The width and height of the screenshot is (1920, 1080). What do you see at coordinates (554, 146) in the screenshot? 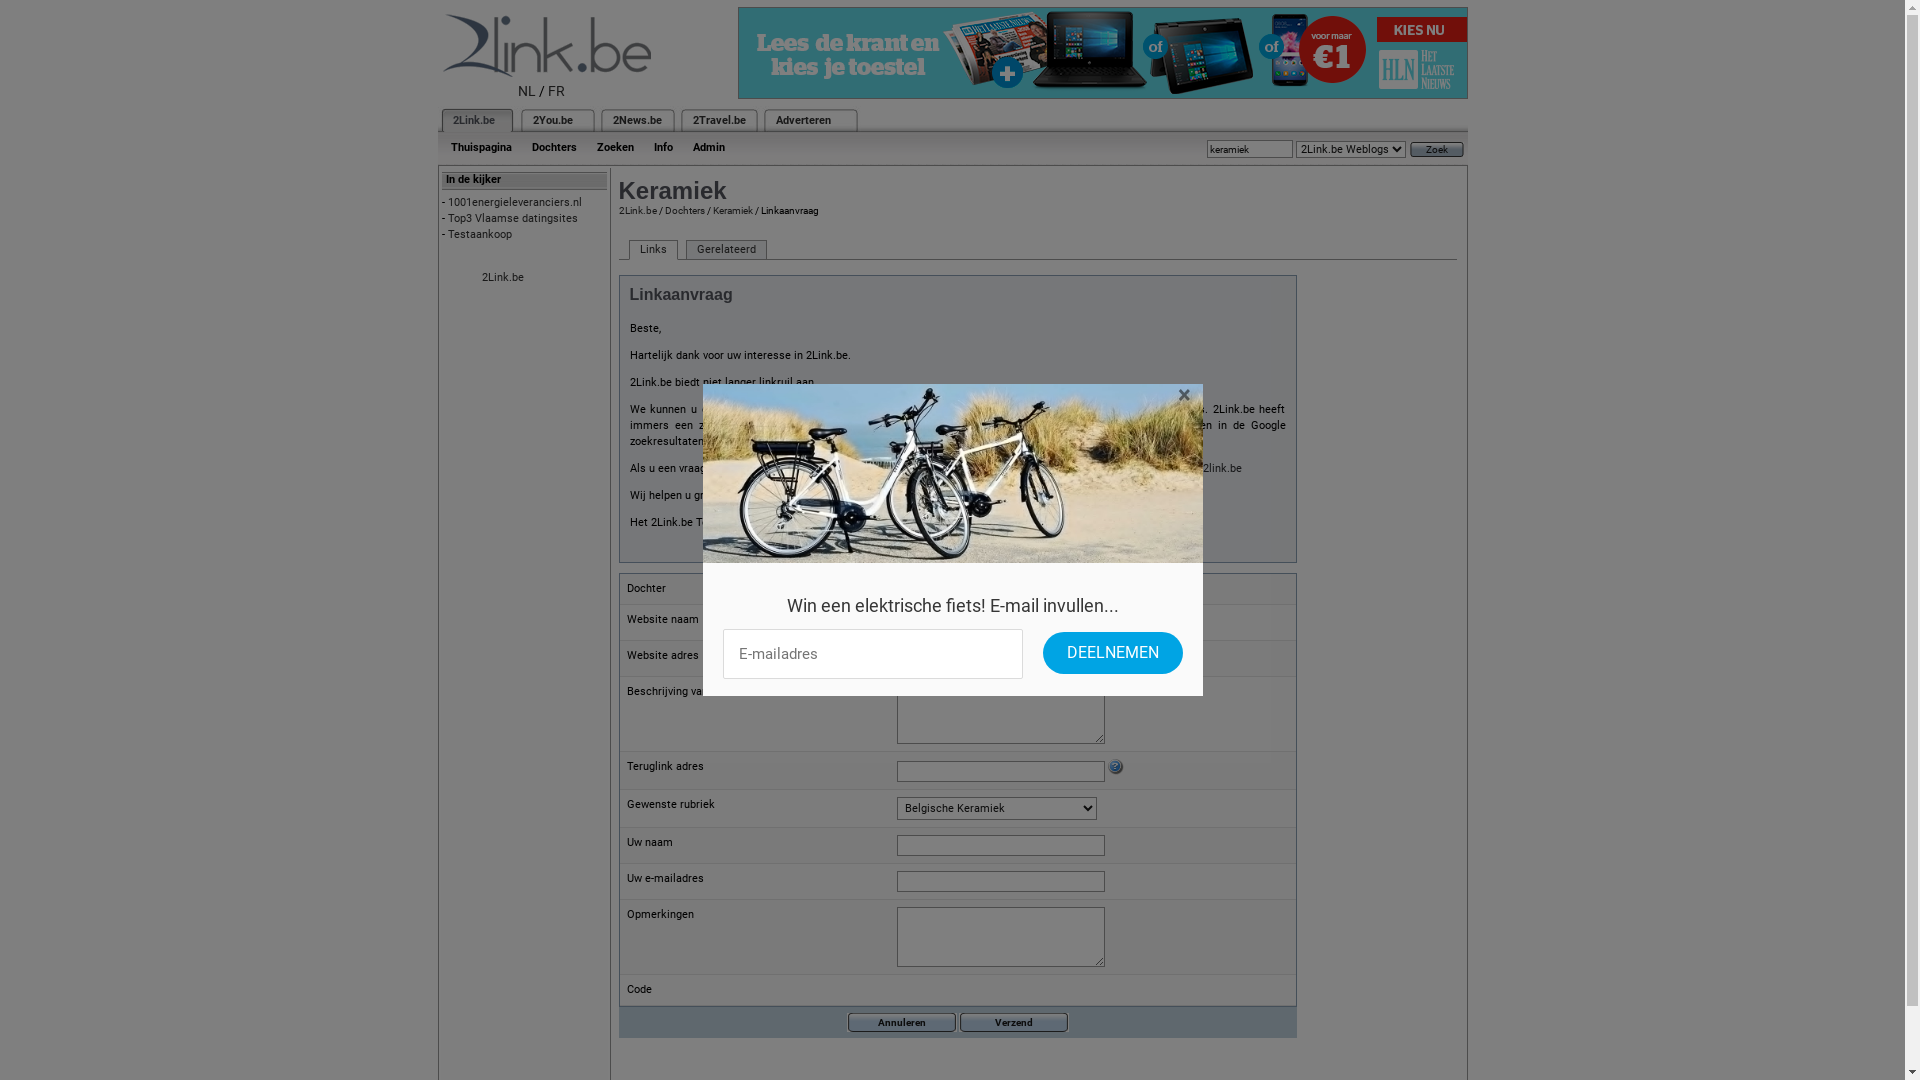
I see `'Dochters'` at bounding box center [554, 146].